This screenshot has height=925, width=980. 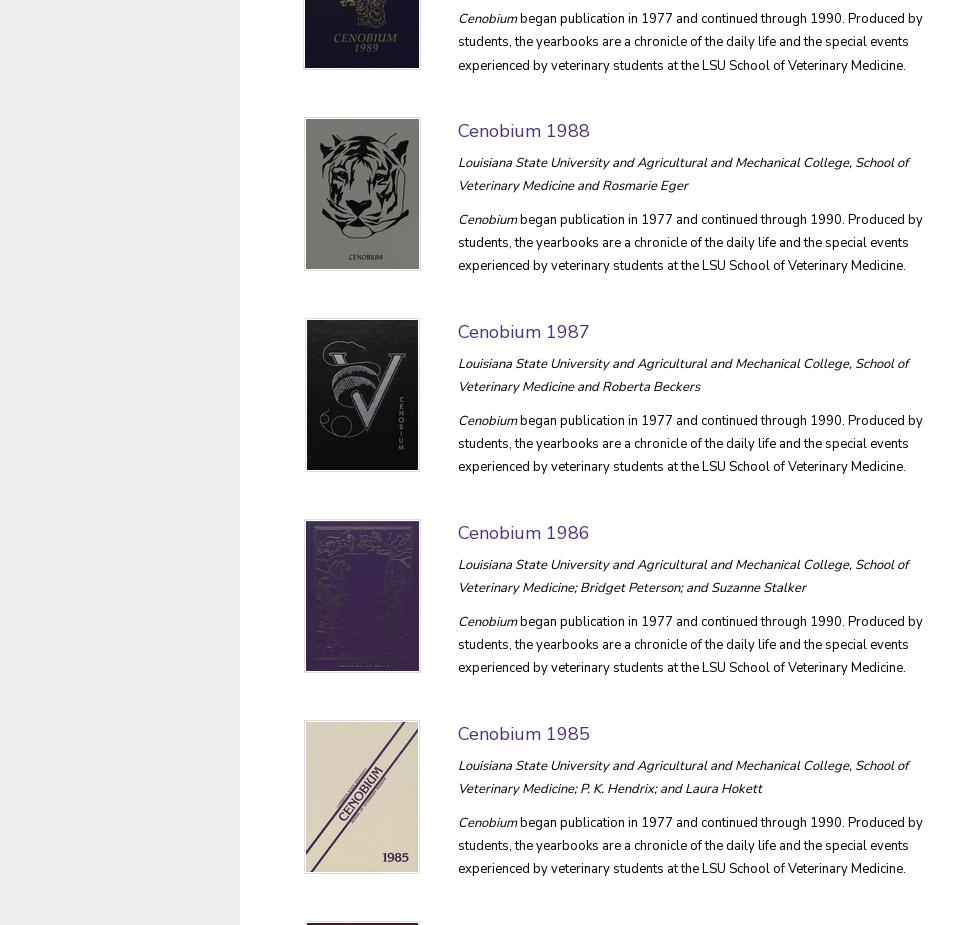 I want to click on 'Louisiana State University and Agricultural and Mechanical College, School of Veterinary Medicine; P. K. Hendrix; and Laura Hokett', so click(x=682, y=777).